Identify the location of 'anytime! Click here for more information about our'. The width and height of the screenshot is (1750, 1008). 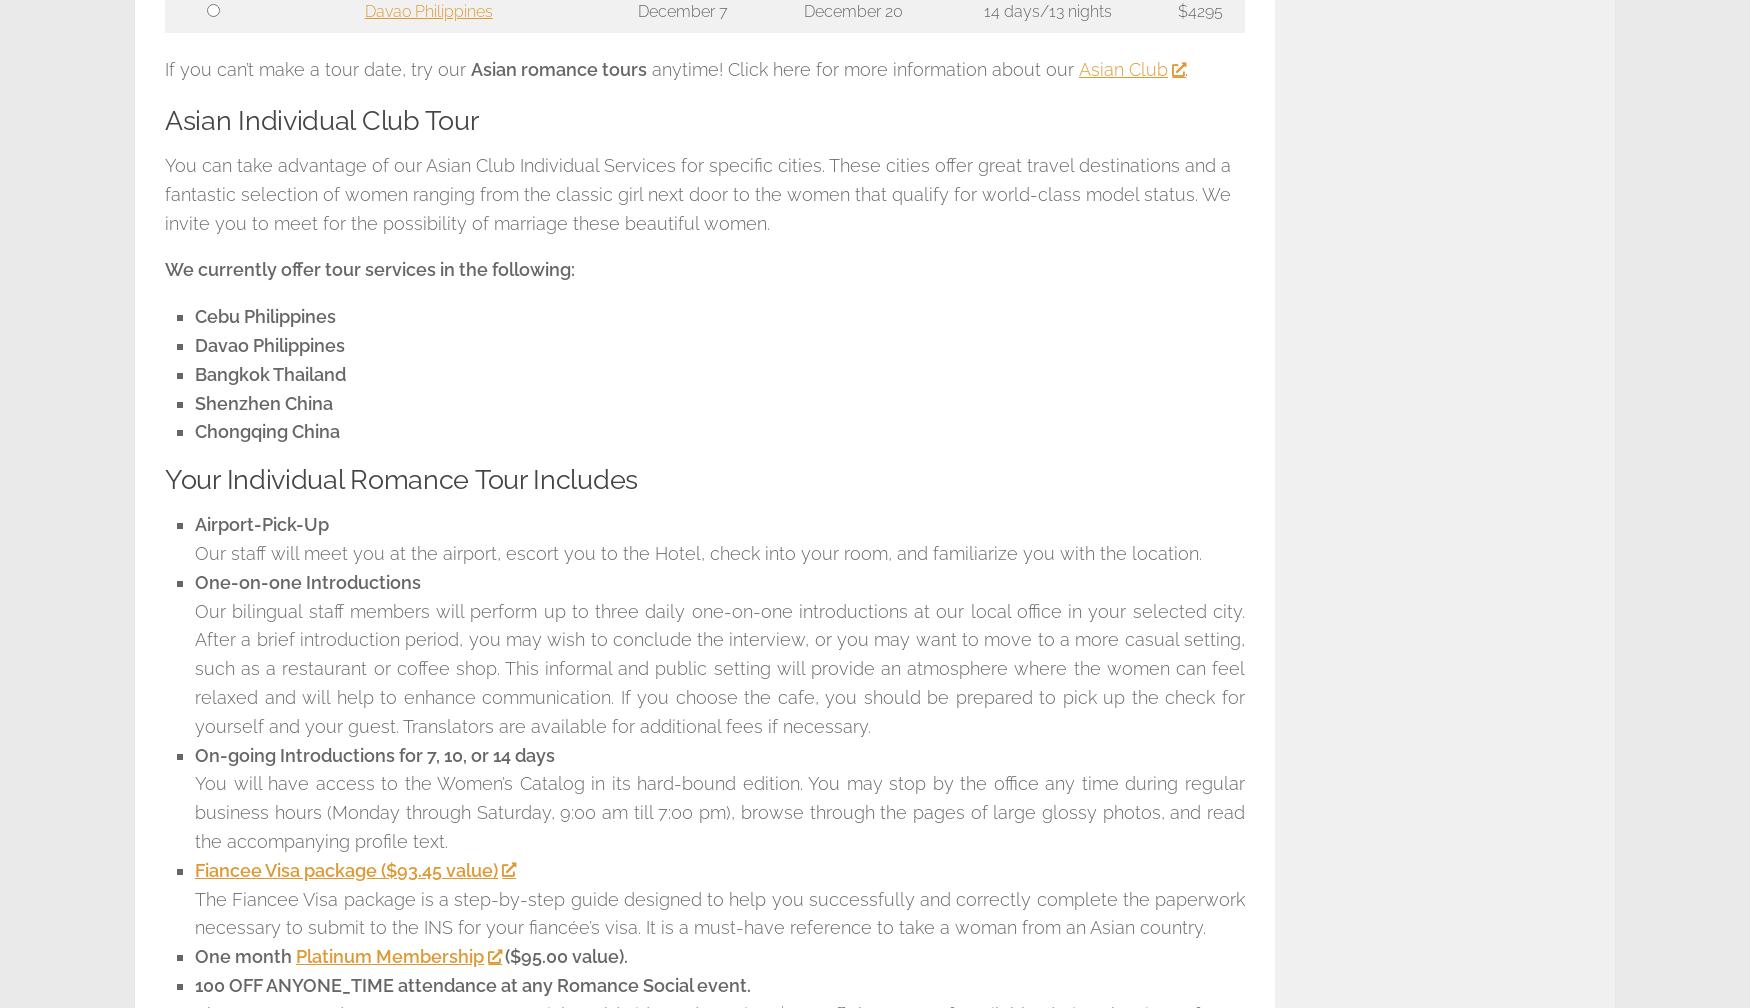
(862, 69).